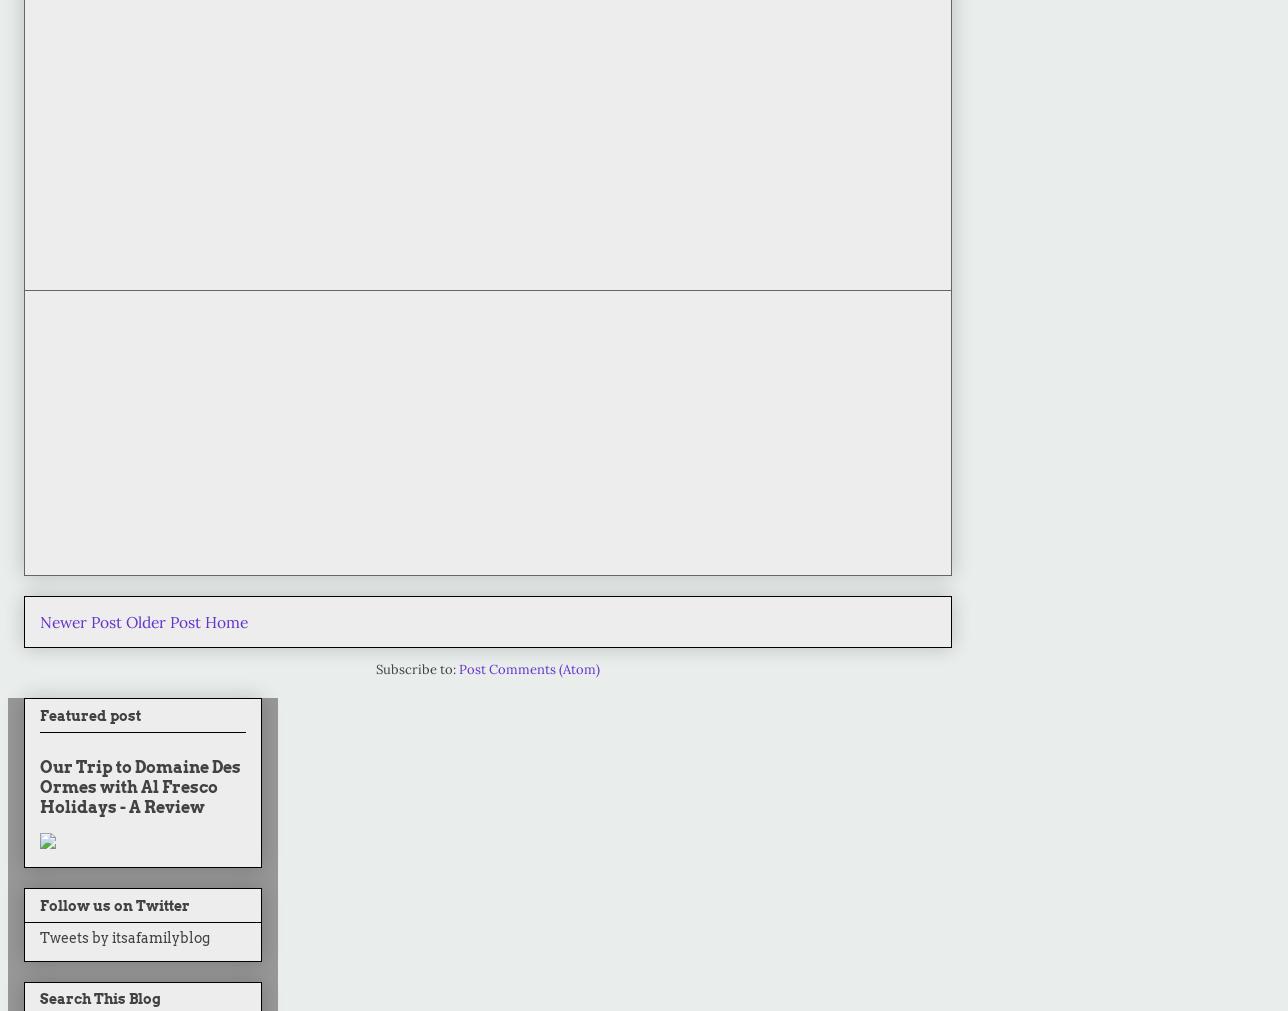 The width and height of the screenshot is (1288, 1011). I want to click on 'Newer Post', so click(40, 621).